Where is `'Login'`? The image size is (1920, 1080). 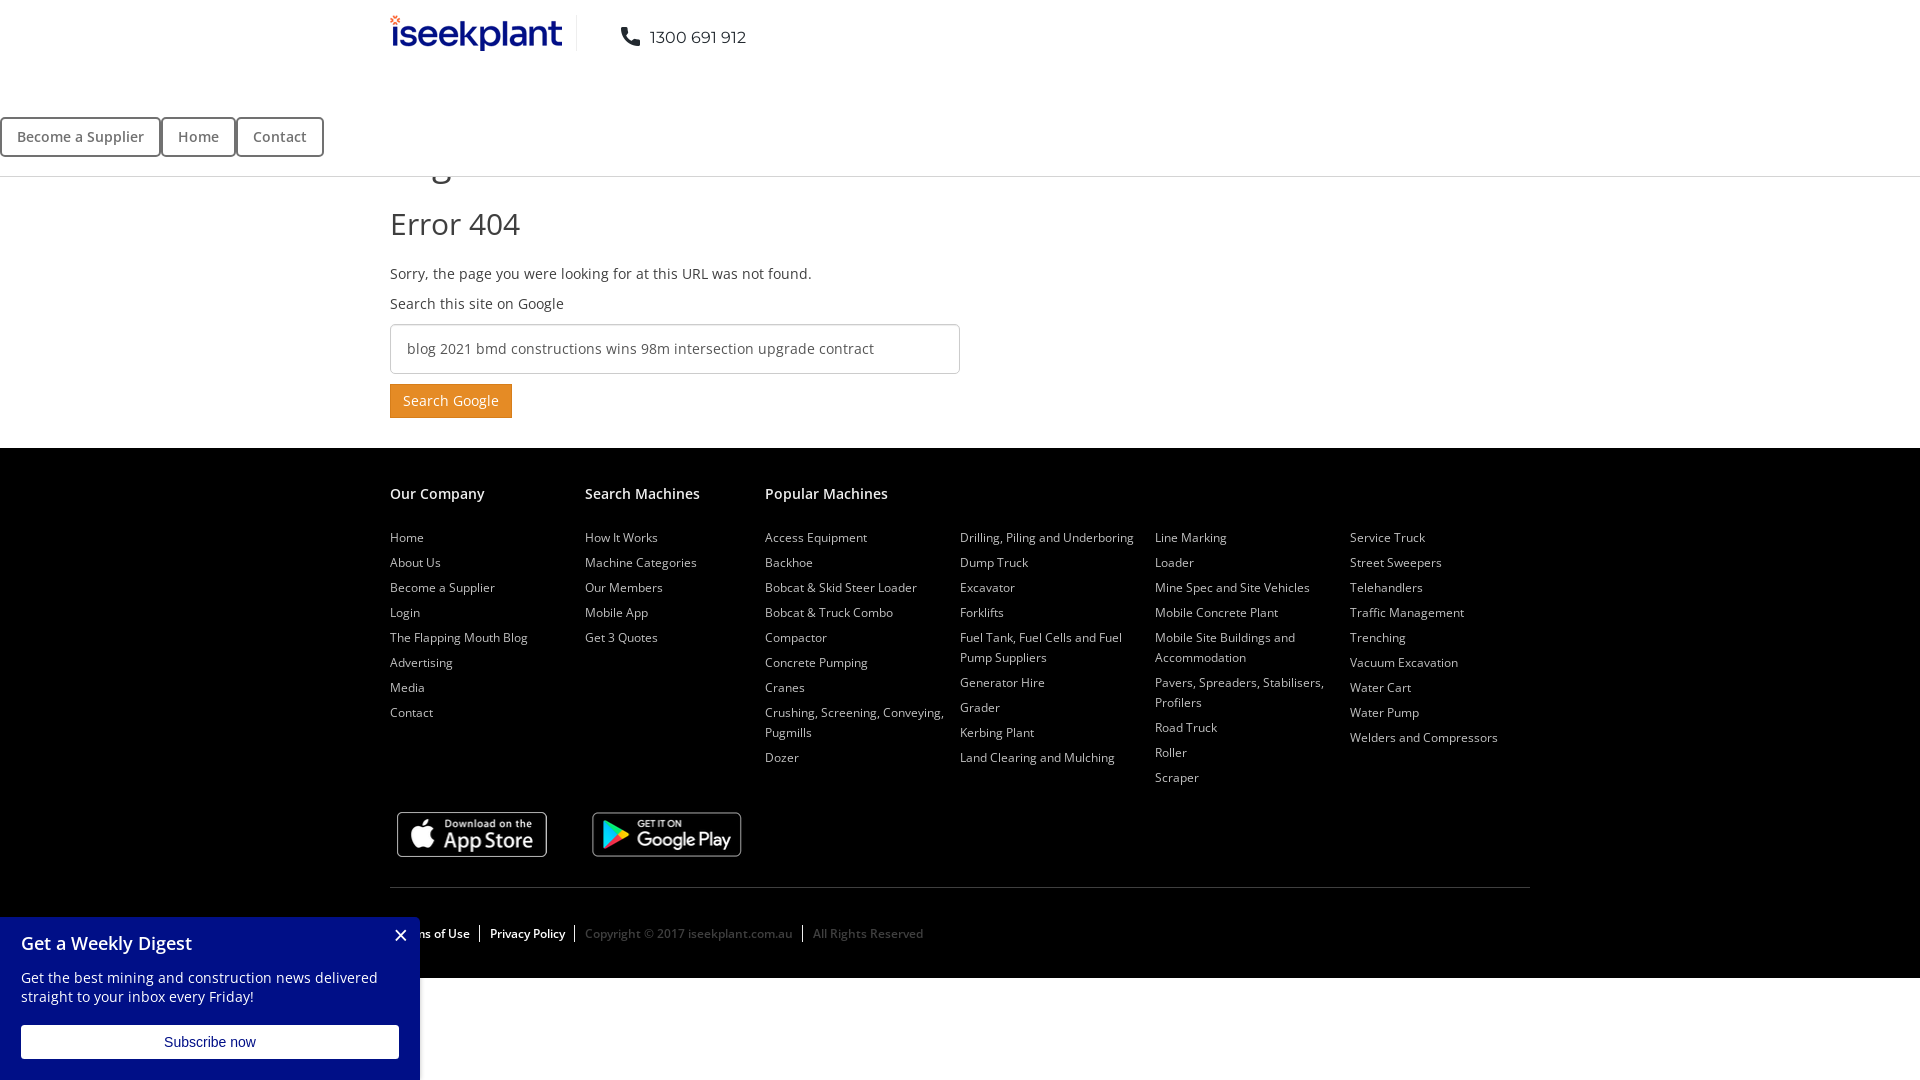 'Login' is located at coordinates (403, 611).